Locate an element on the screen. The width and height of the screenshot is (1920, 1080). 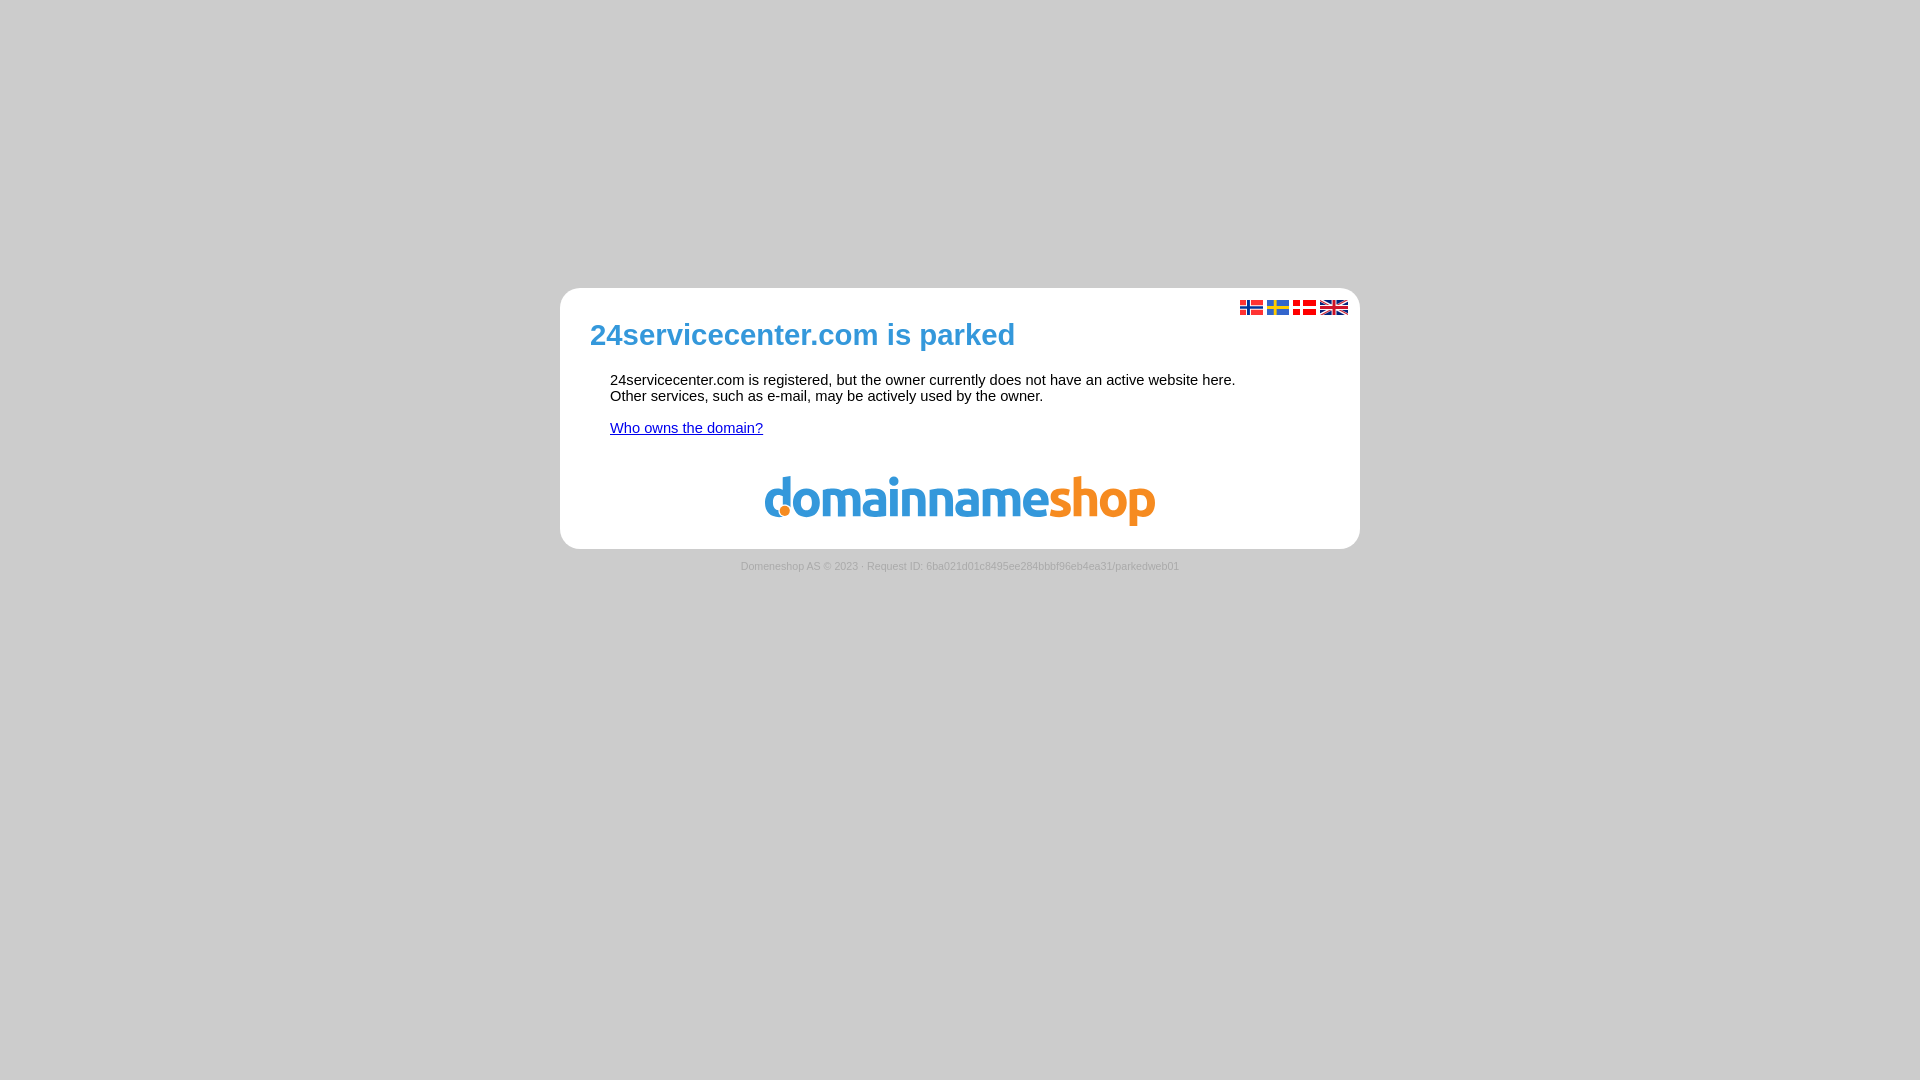
'English' is located at coordinates (1334, 307).